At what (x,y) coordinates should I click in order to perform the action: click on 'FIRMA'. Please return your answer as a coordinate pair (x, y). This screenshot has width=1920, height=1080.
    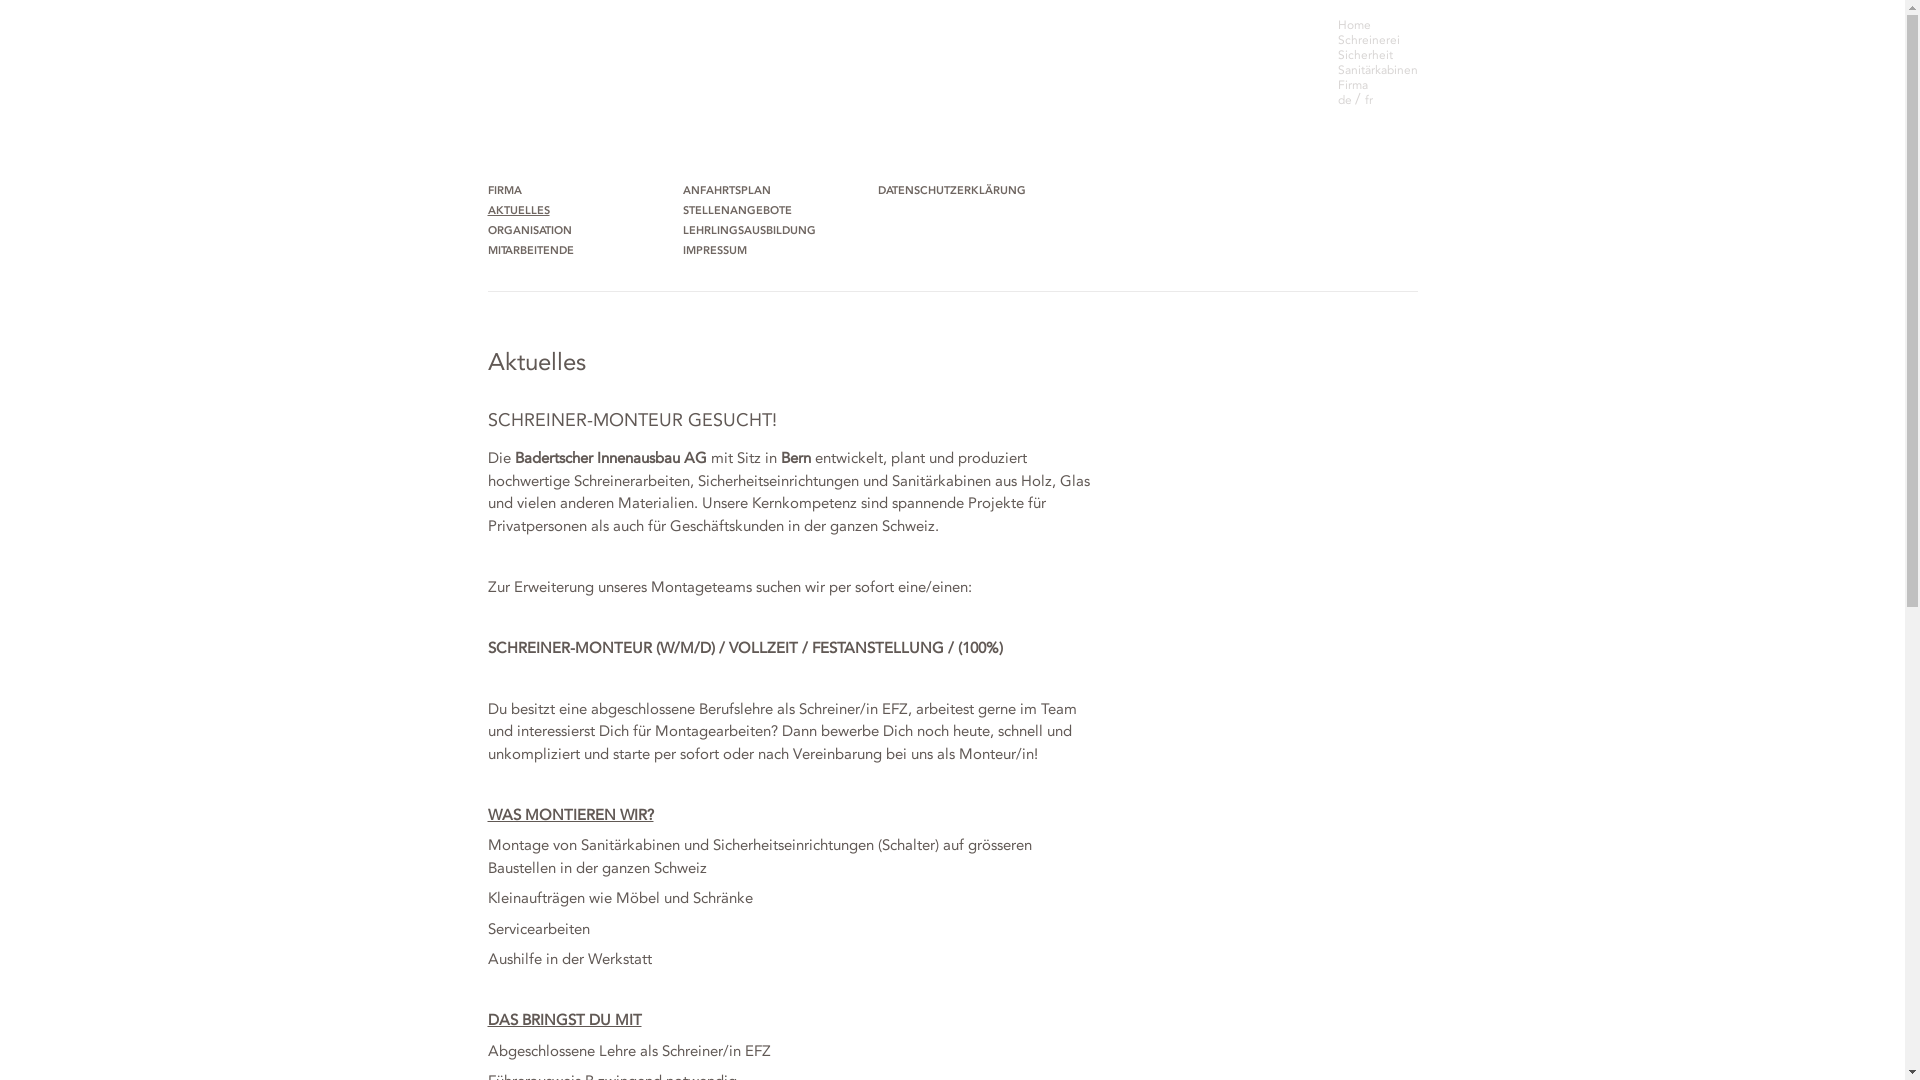
    Looking at the image, I should click on (488, 191).